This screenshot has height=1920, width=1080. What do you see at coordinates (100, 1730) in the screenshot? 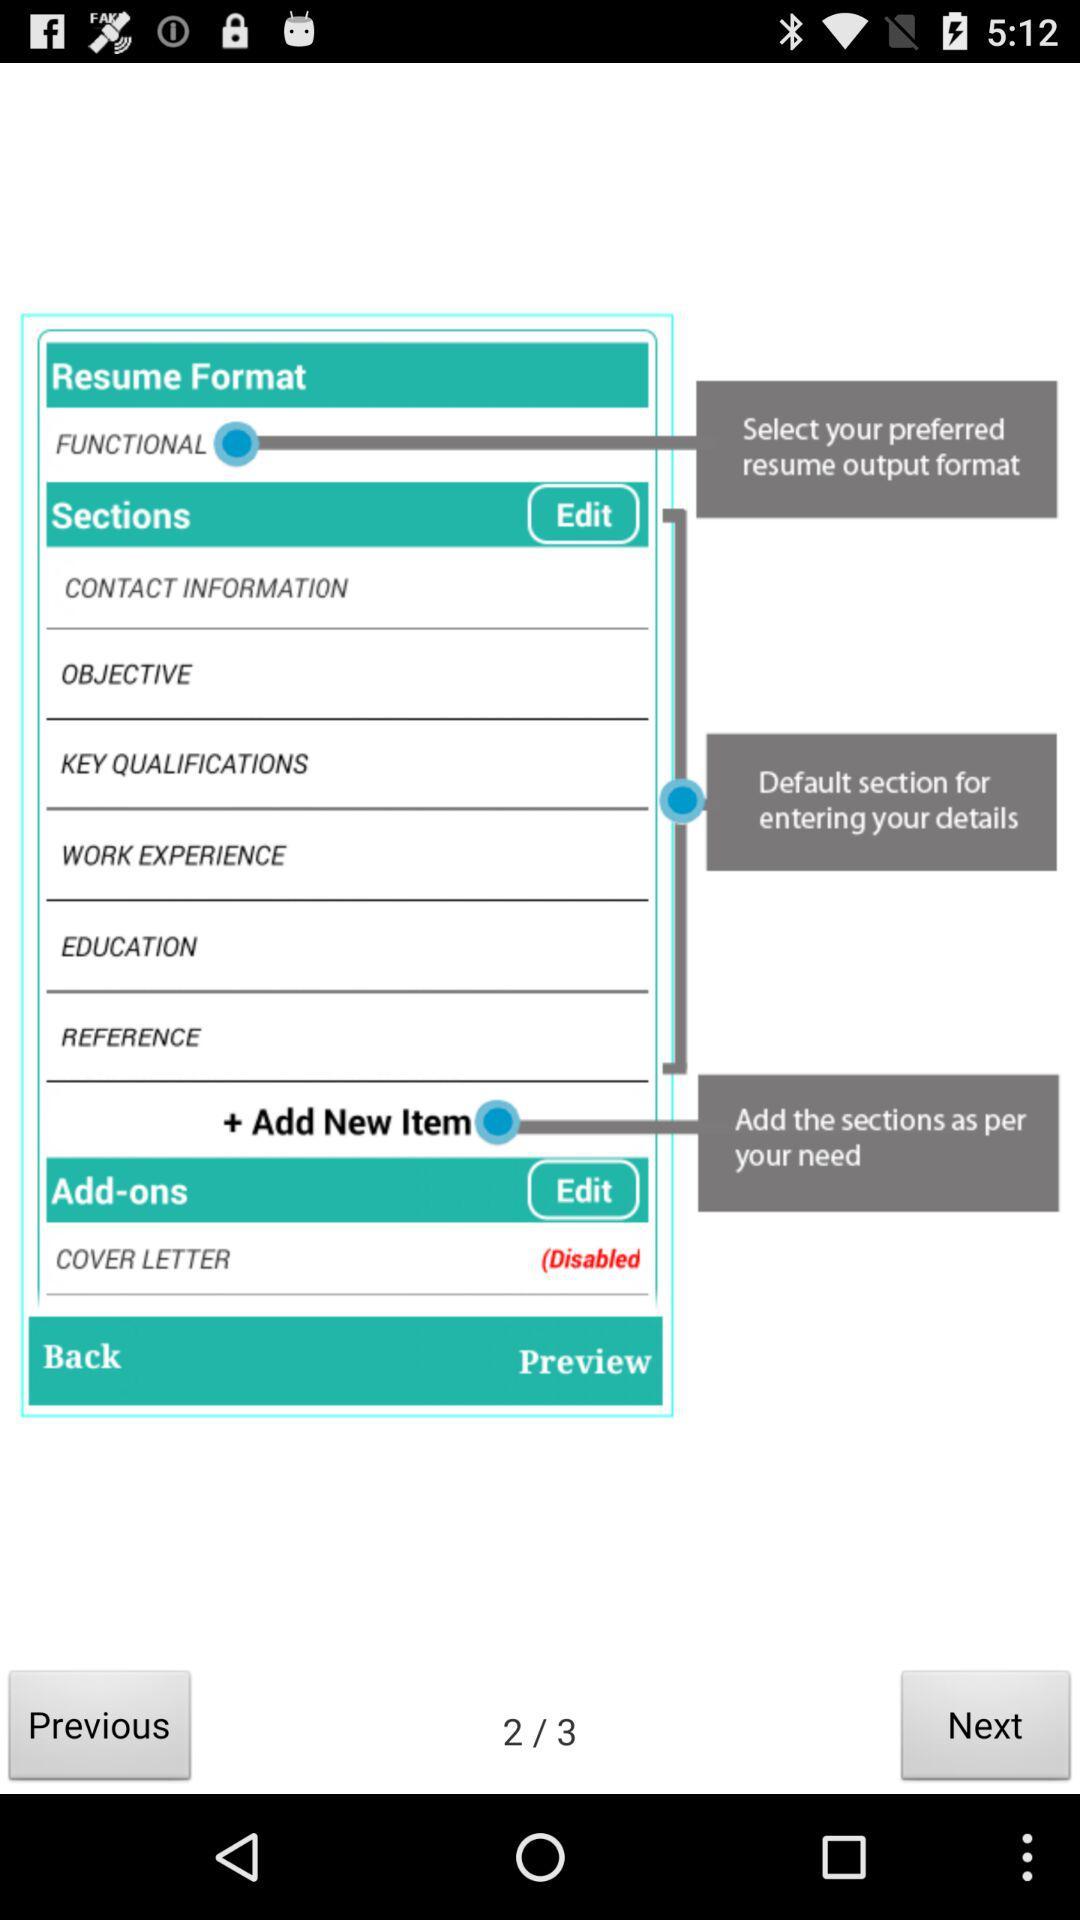
I see `icon to the left of 2 / 3 app` at bounding box center [100, 1730].